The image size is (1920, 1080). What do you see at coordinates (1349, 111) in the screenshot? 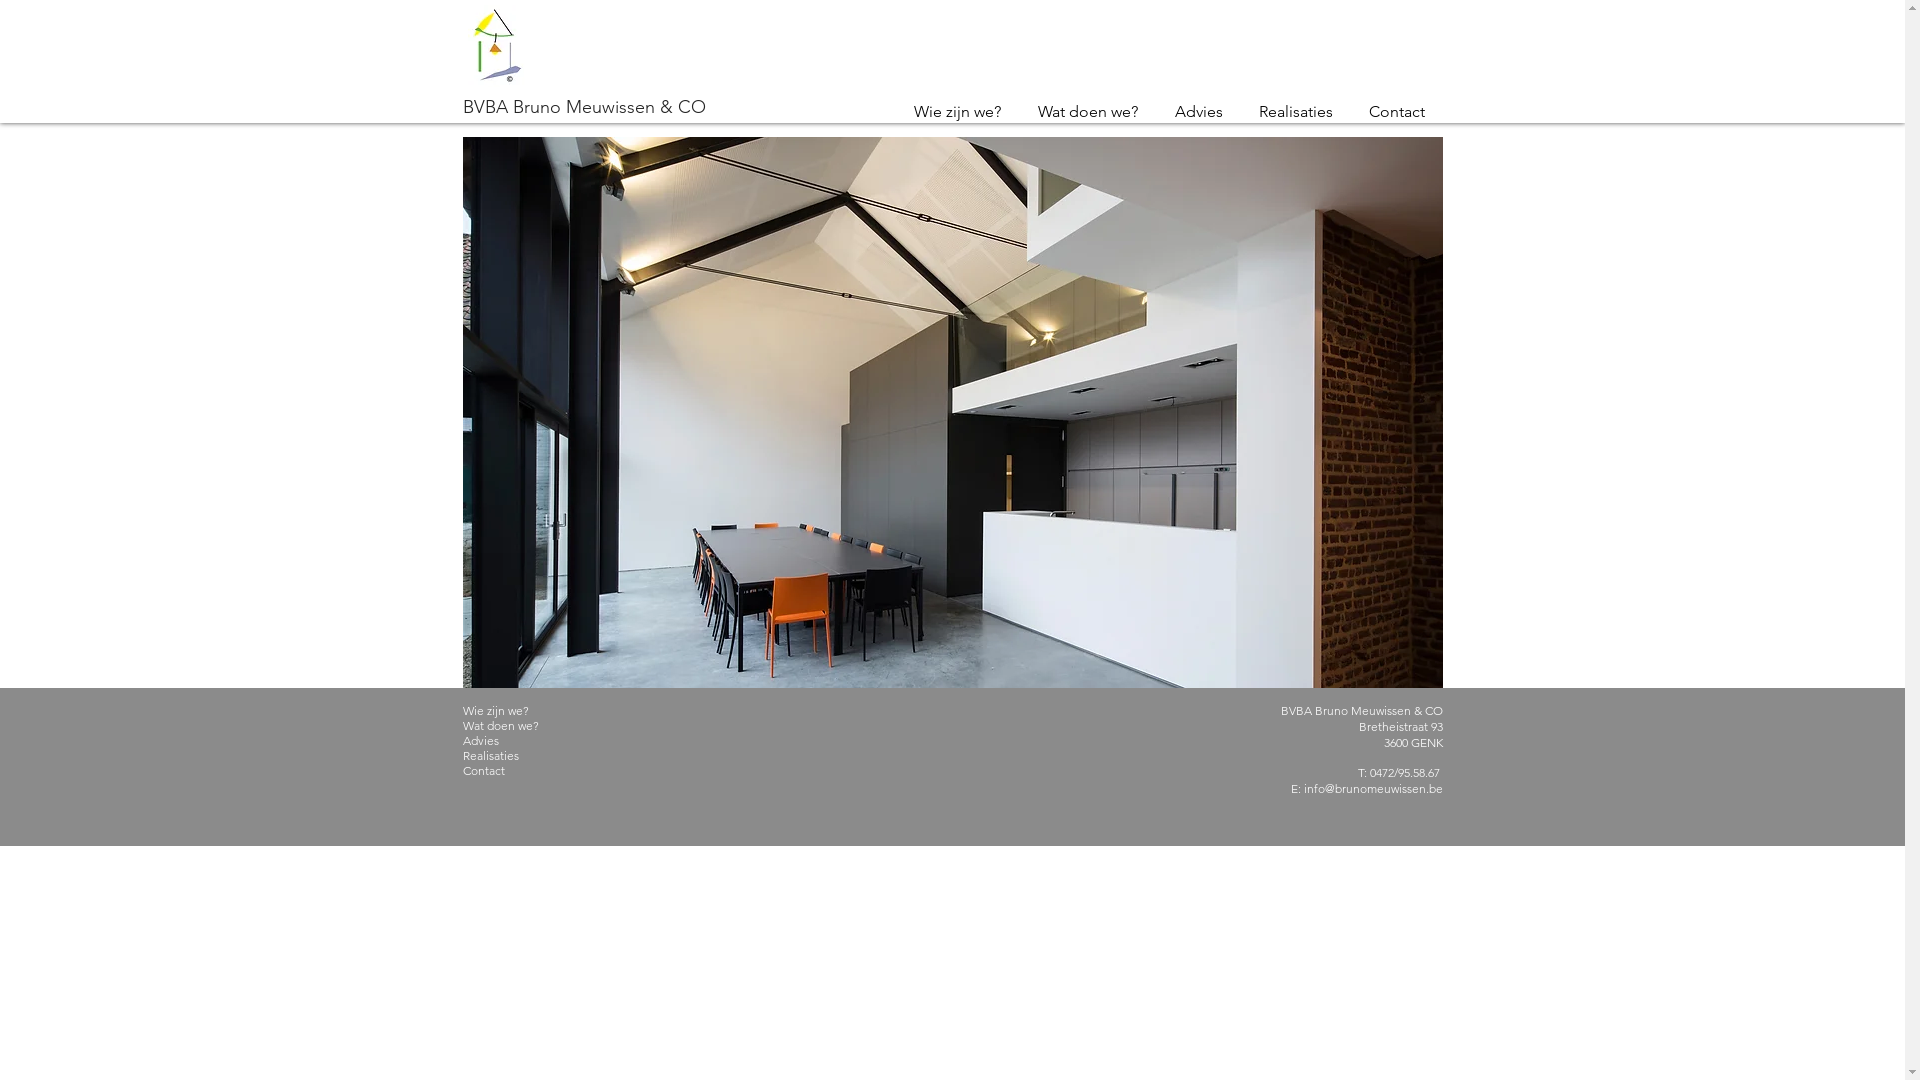
I see `'Contact'` at bounding box center [1349, 111].